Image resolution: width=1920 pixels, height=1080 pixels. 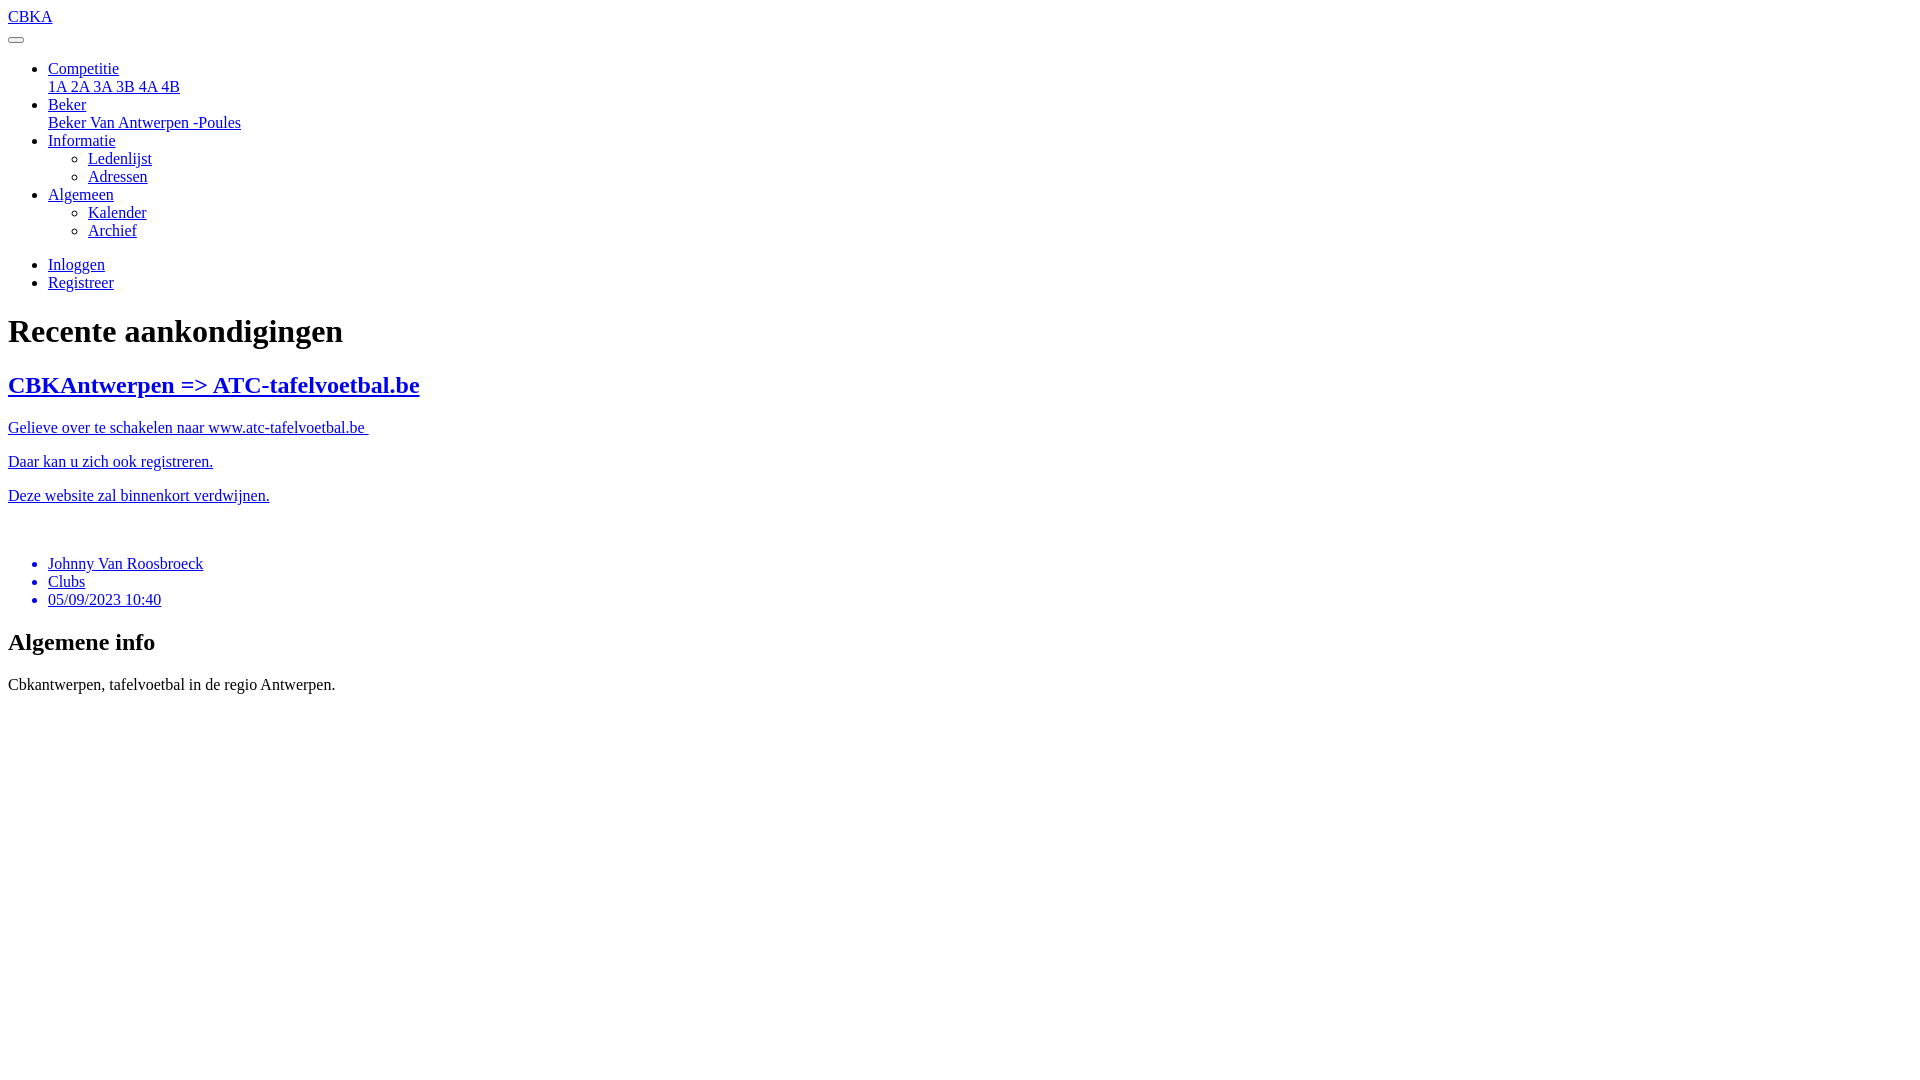 I want to click on 'CBKA', so click(x=960, y=25).